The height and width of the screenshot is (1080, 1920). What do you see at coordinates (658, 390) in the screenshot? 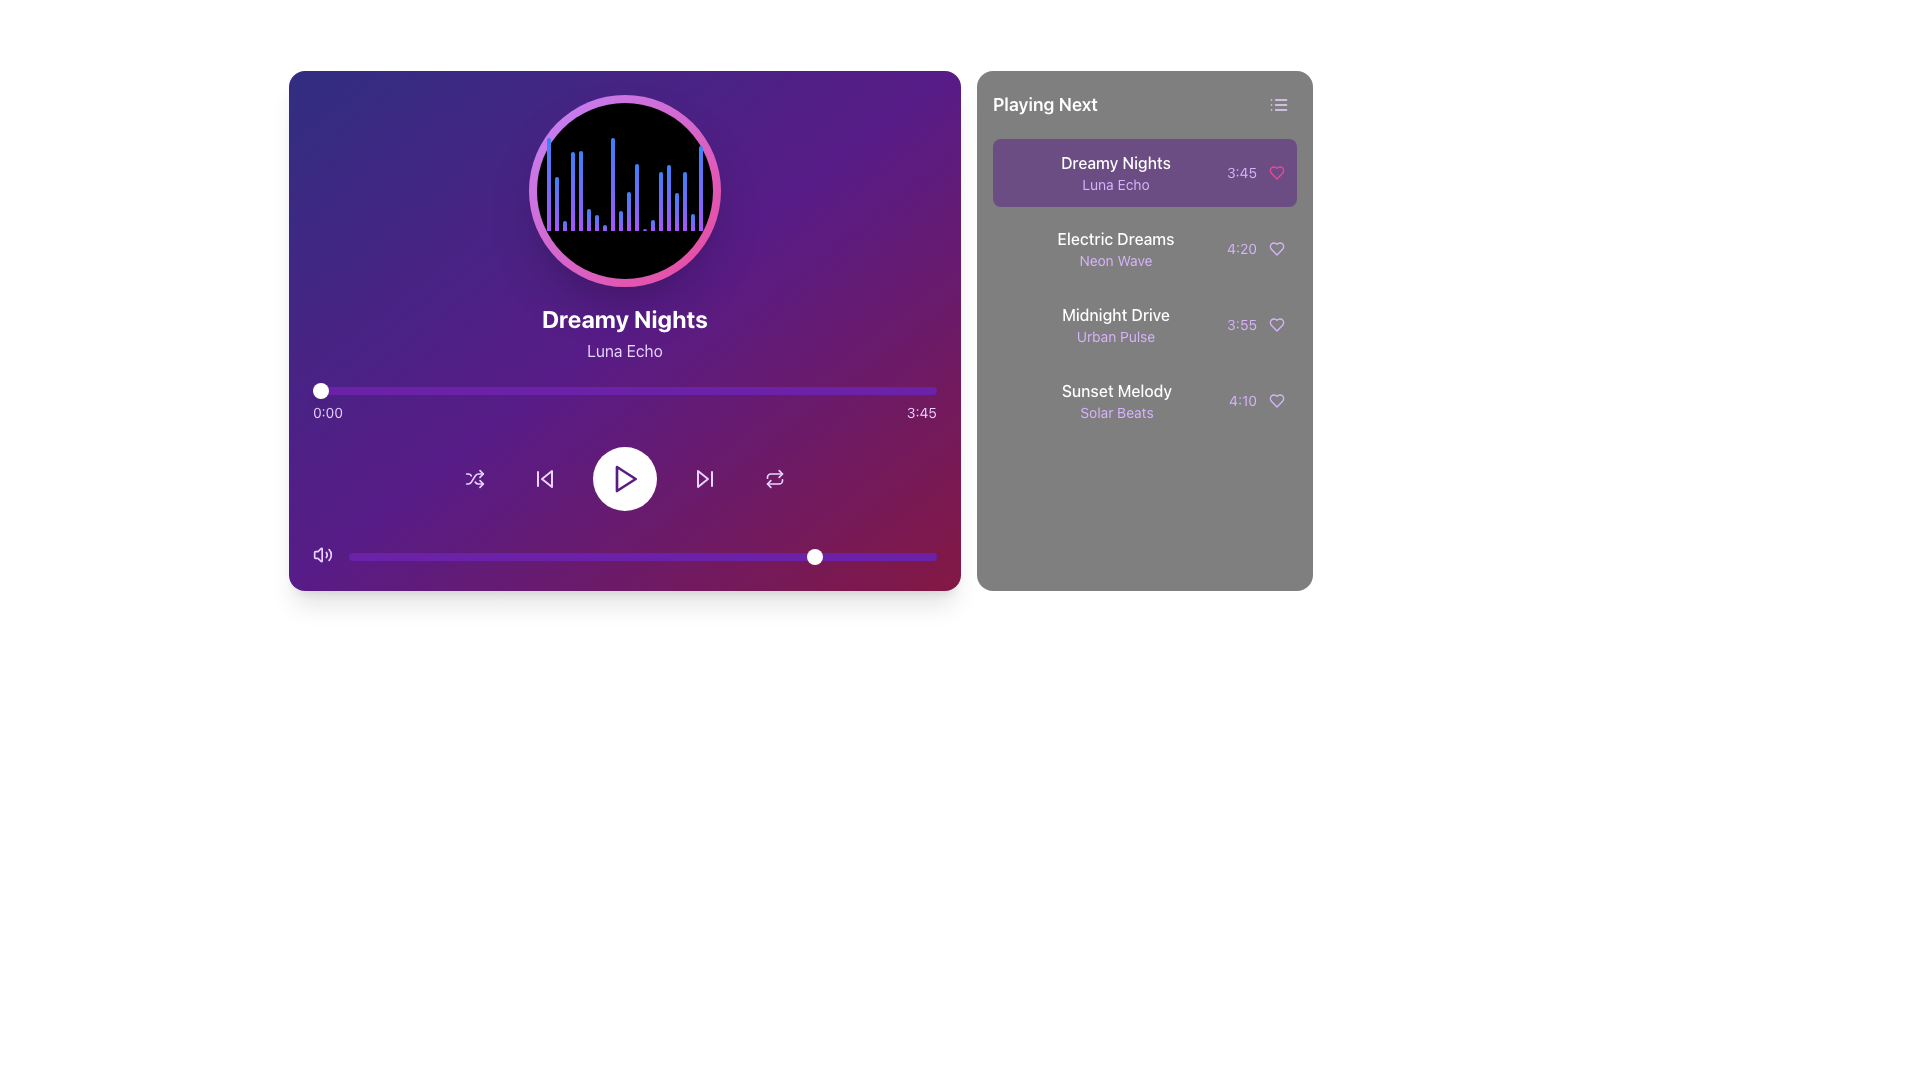
I see `the playback position` at bounding box center [658, 390].